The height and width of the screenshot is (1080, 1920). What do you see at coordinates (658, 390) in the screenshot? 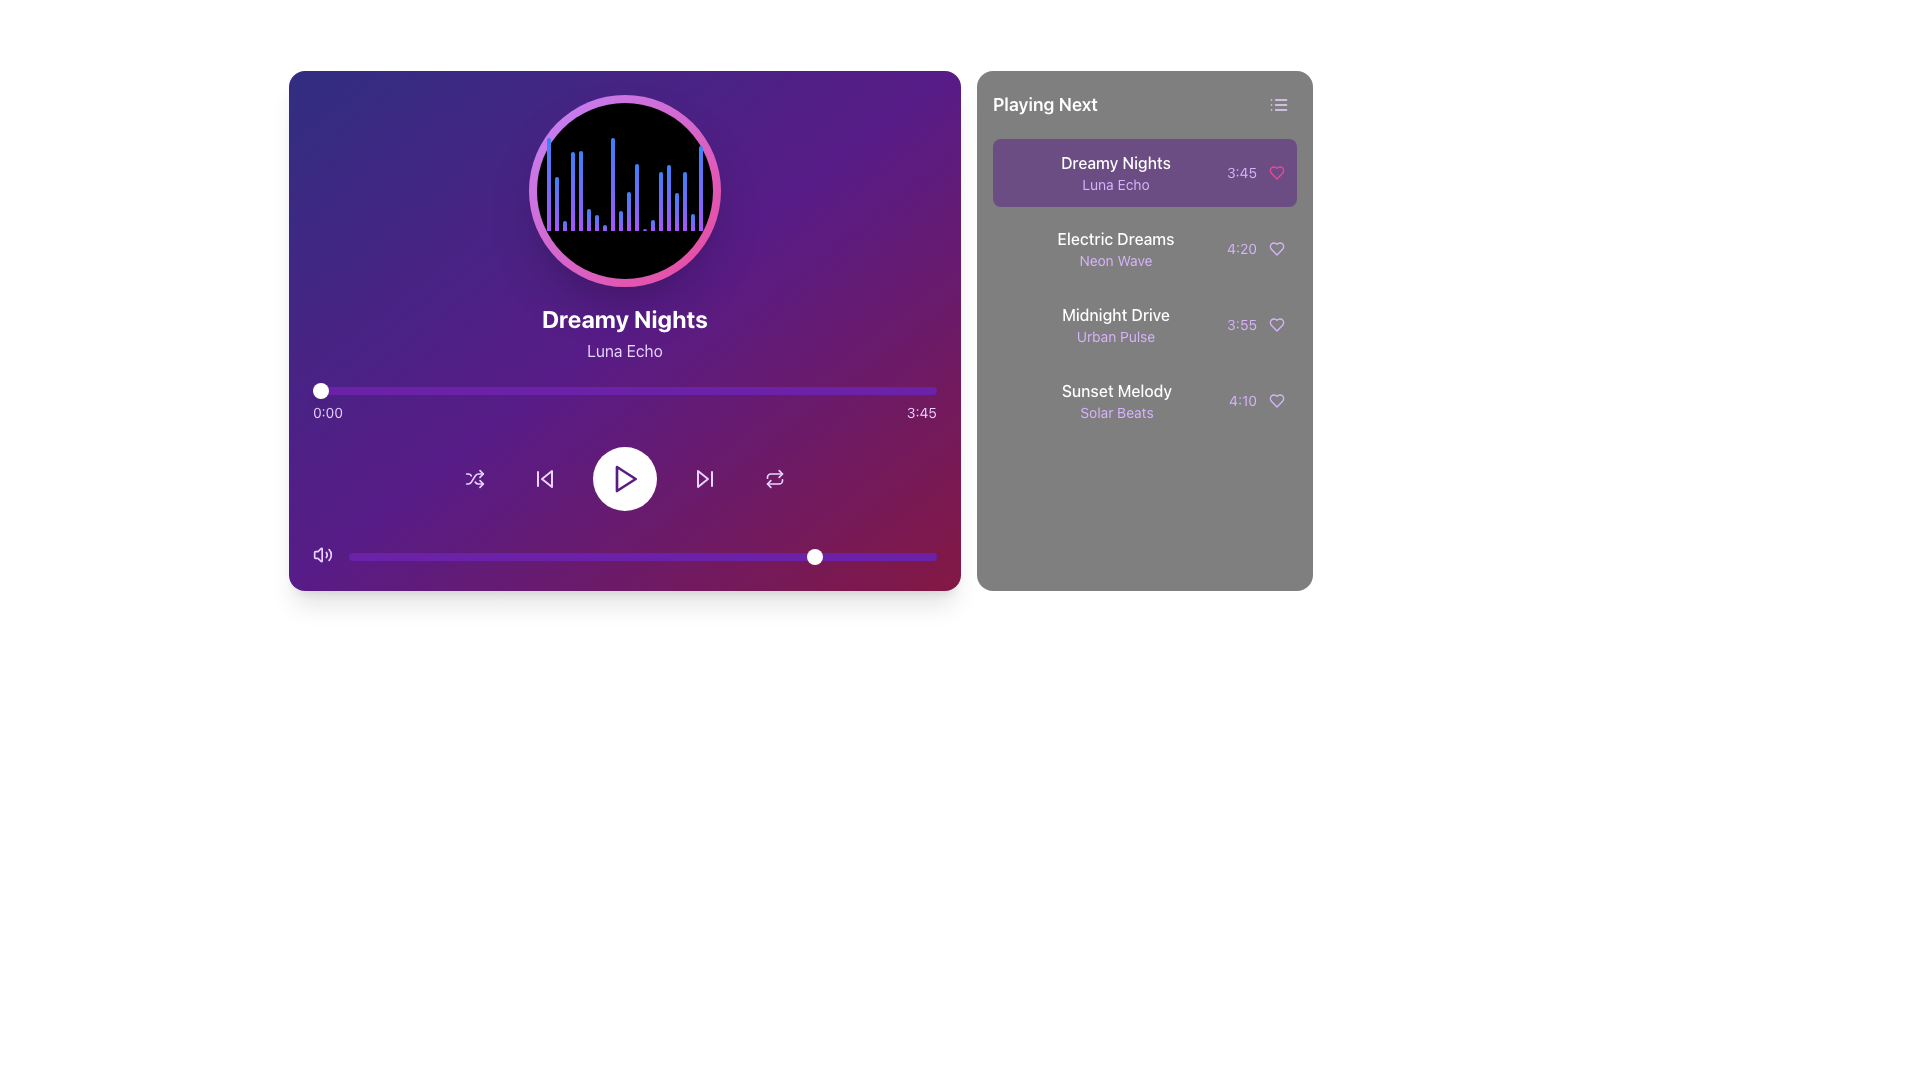
I see `the playback position` at bounding box center [658, 390].